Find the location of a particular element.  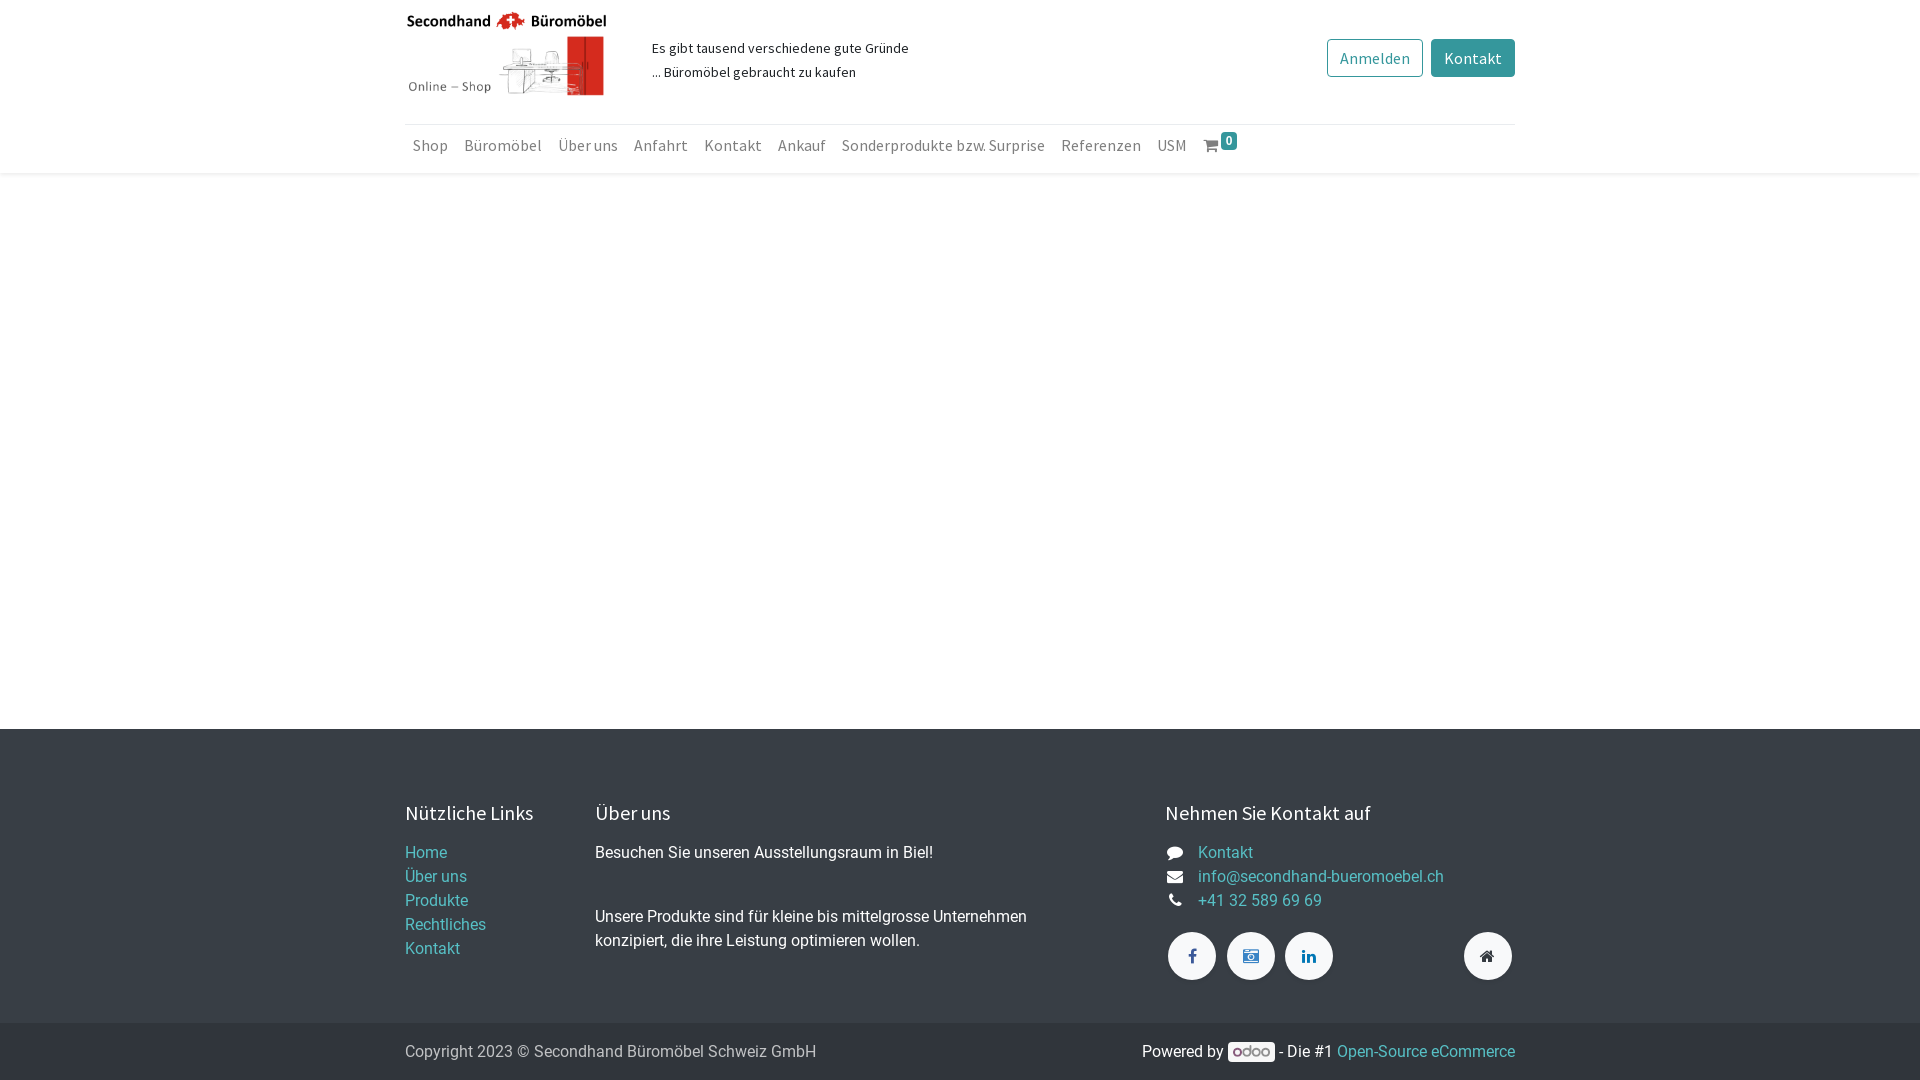

'Anmelden' is located at coordinates (1373, 56).